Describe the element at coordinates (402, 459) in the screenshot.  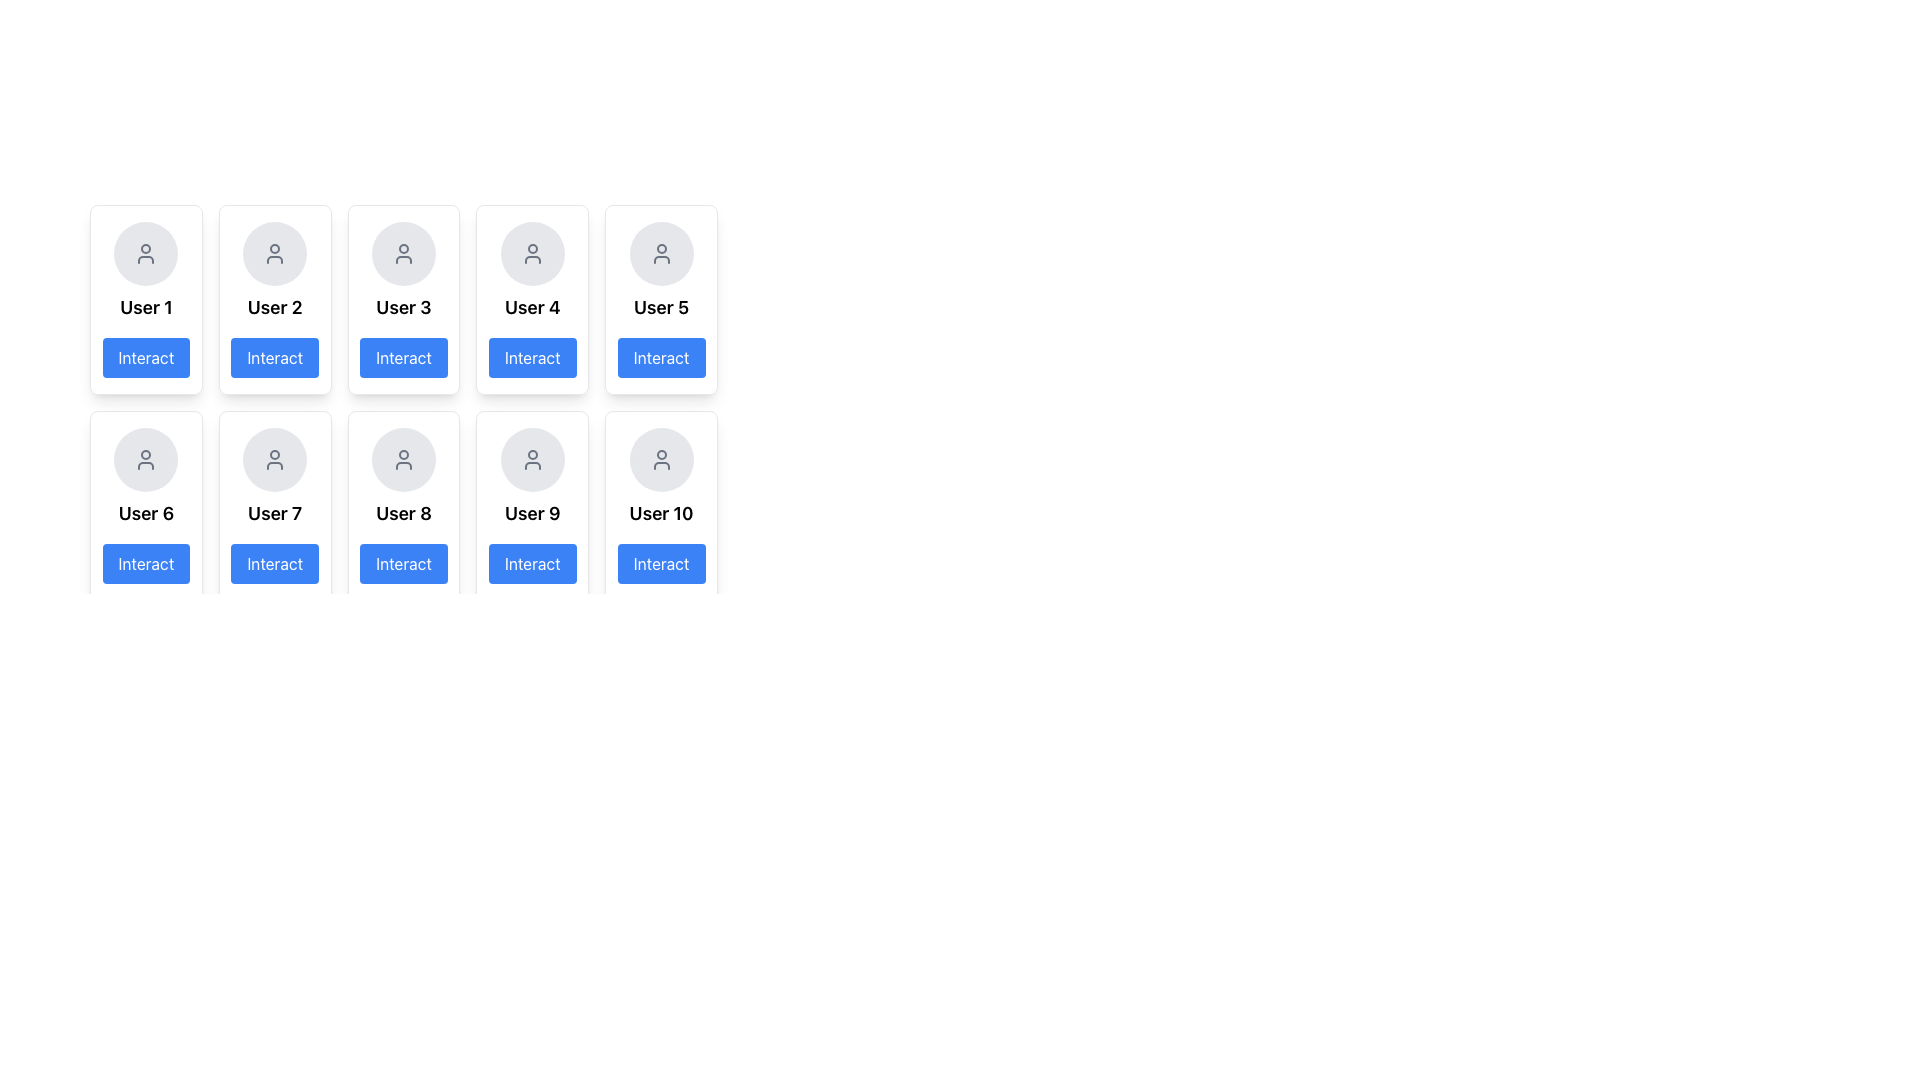
I see `the circular user profile avatar icon with a gray border located in the 'User 8' card, which is positioned above the 'Interact' button` at that location.